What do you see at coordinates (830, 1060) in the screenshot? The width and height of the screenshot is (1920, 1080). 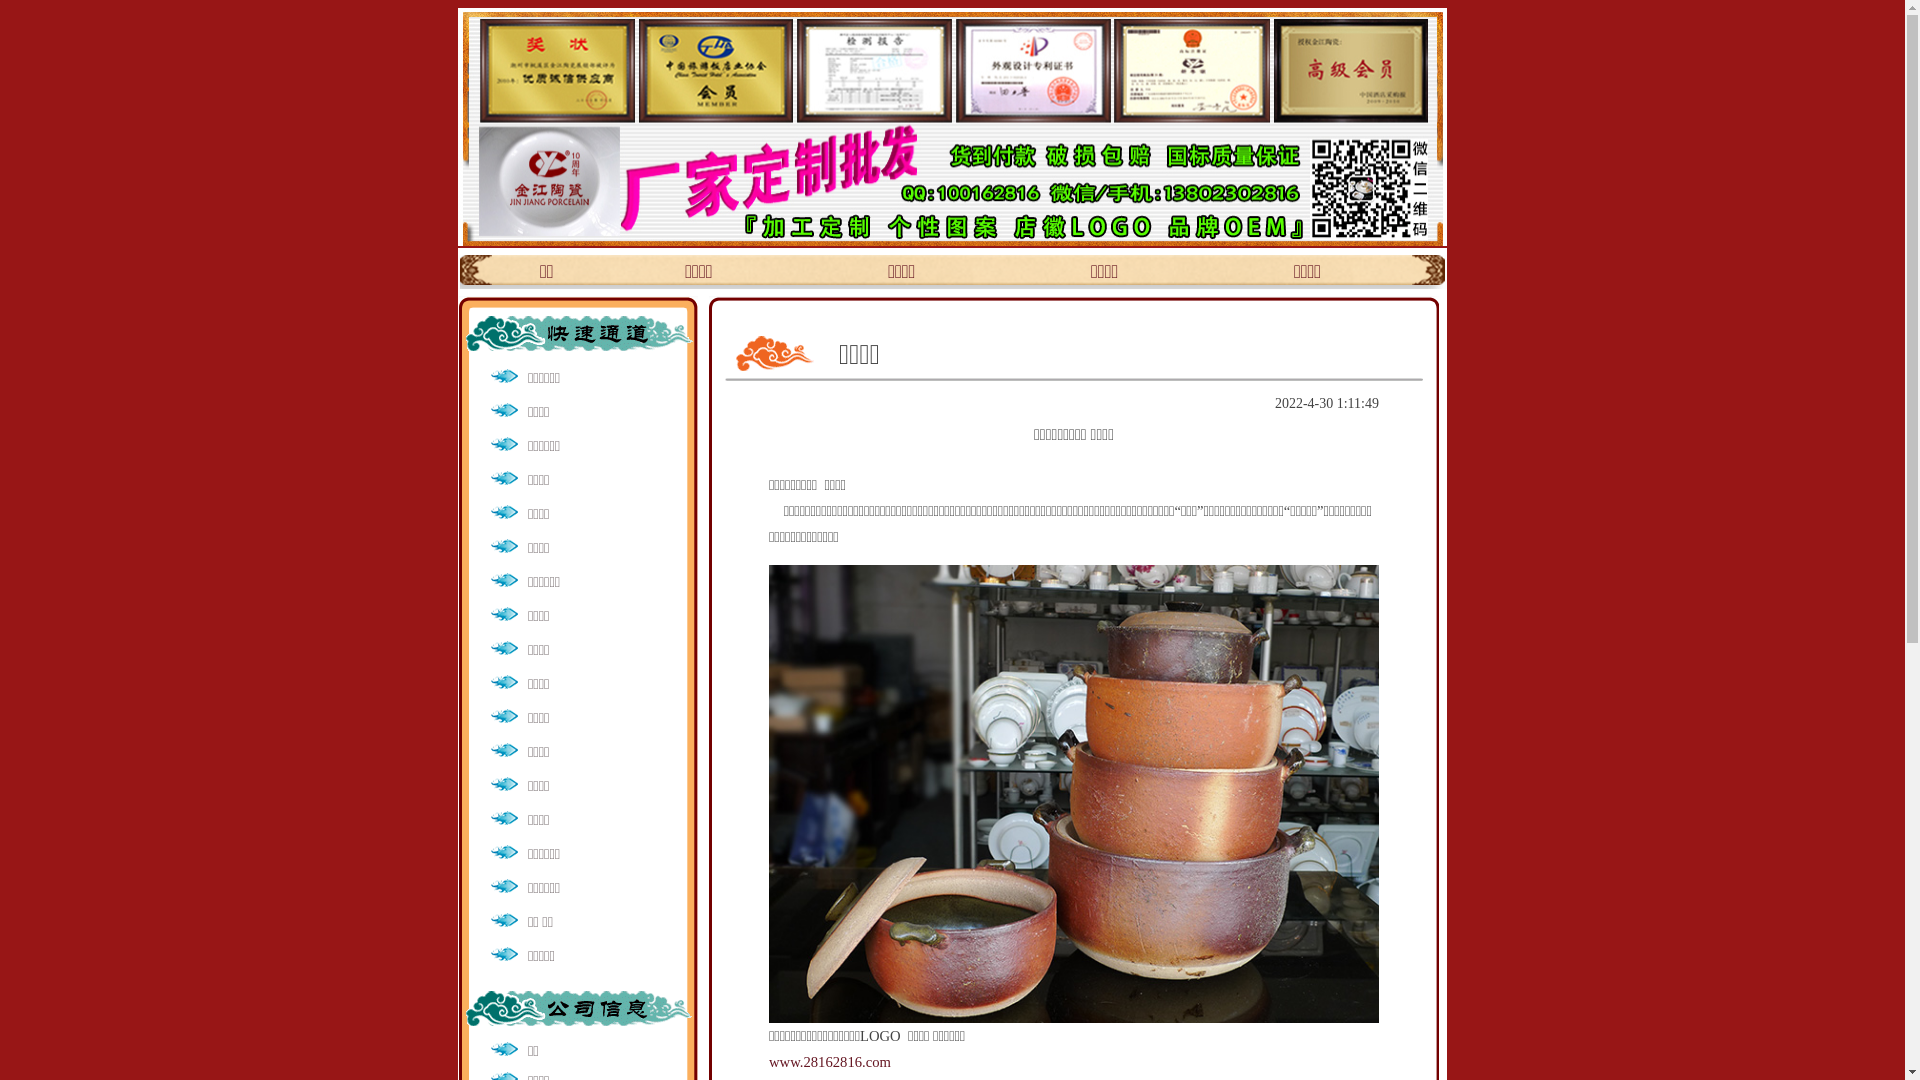 I see `'www.28162816.com'` at bounding box center [830, 1060].